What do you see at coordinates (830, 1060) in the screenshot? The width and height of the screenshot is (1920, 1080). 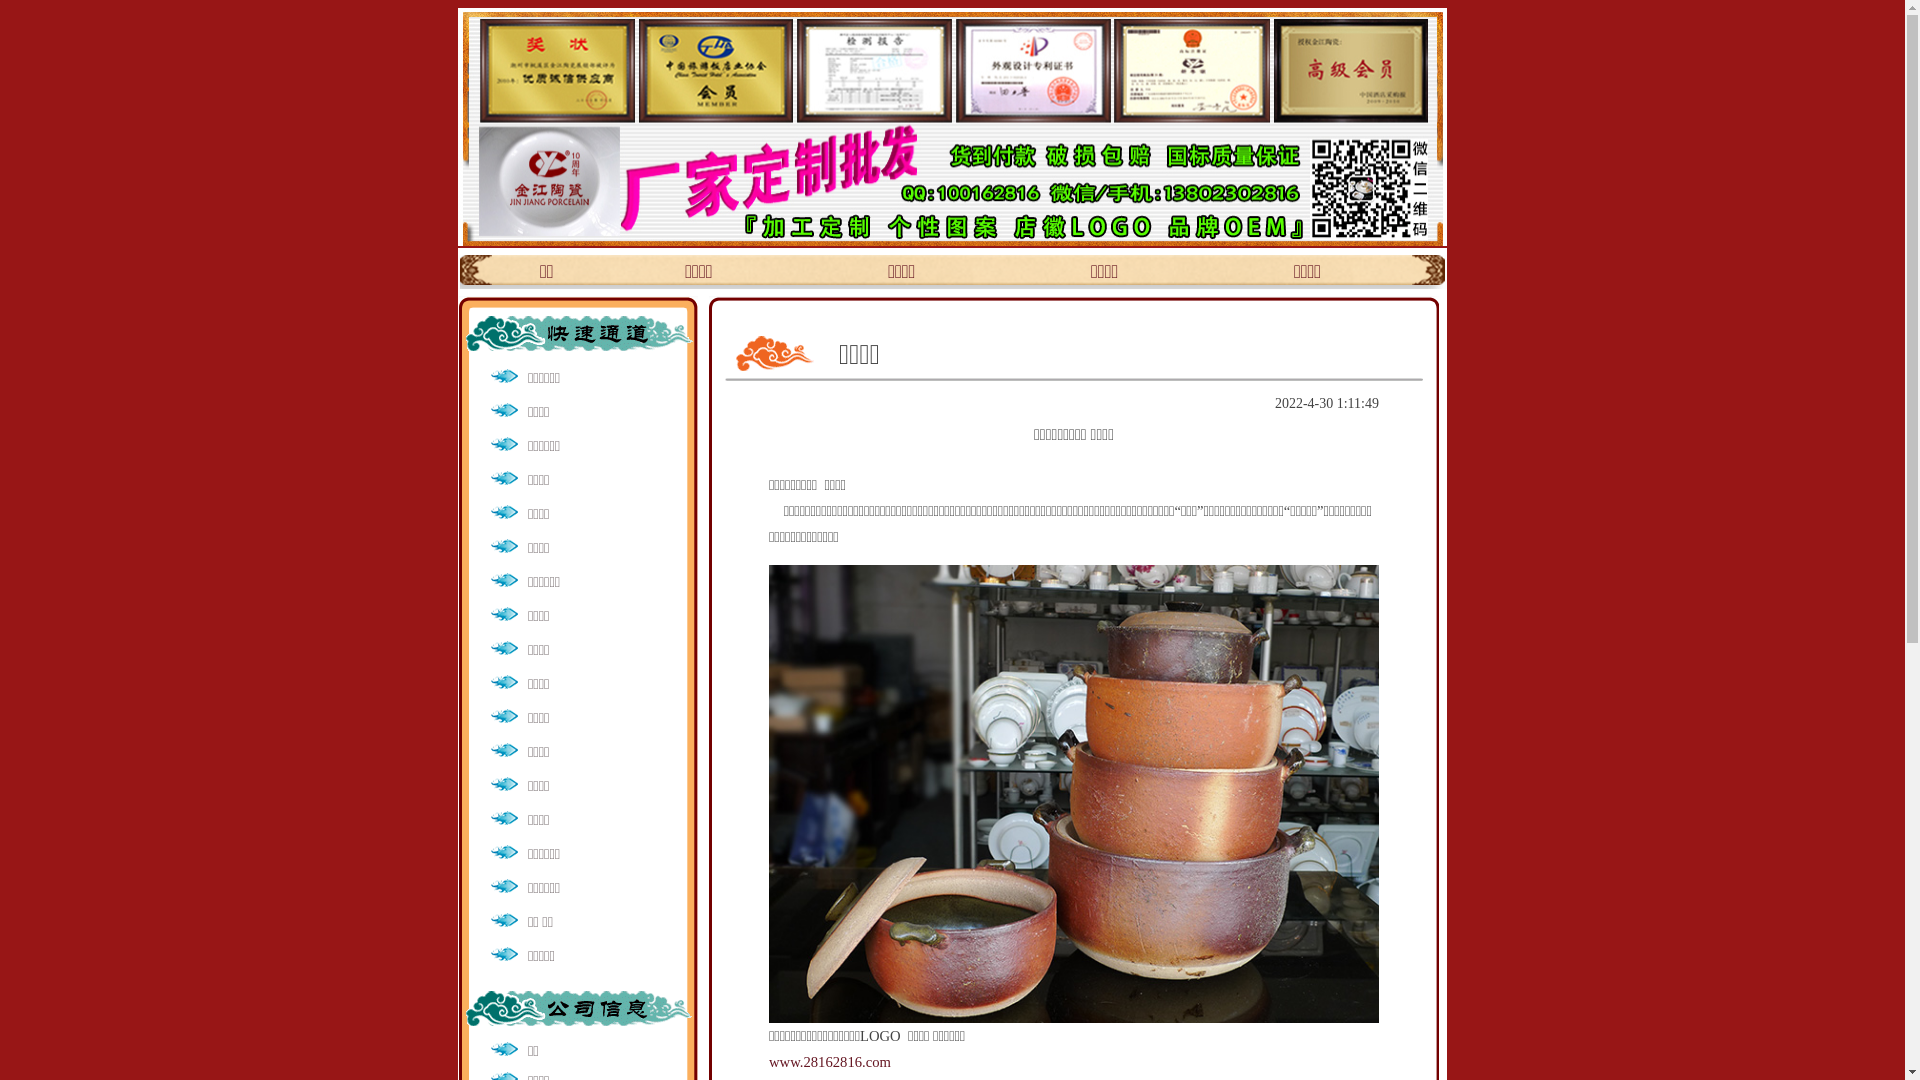 I see `'www.28162816.com'` at bounding box center [830, 1060].